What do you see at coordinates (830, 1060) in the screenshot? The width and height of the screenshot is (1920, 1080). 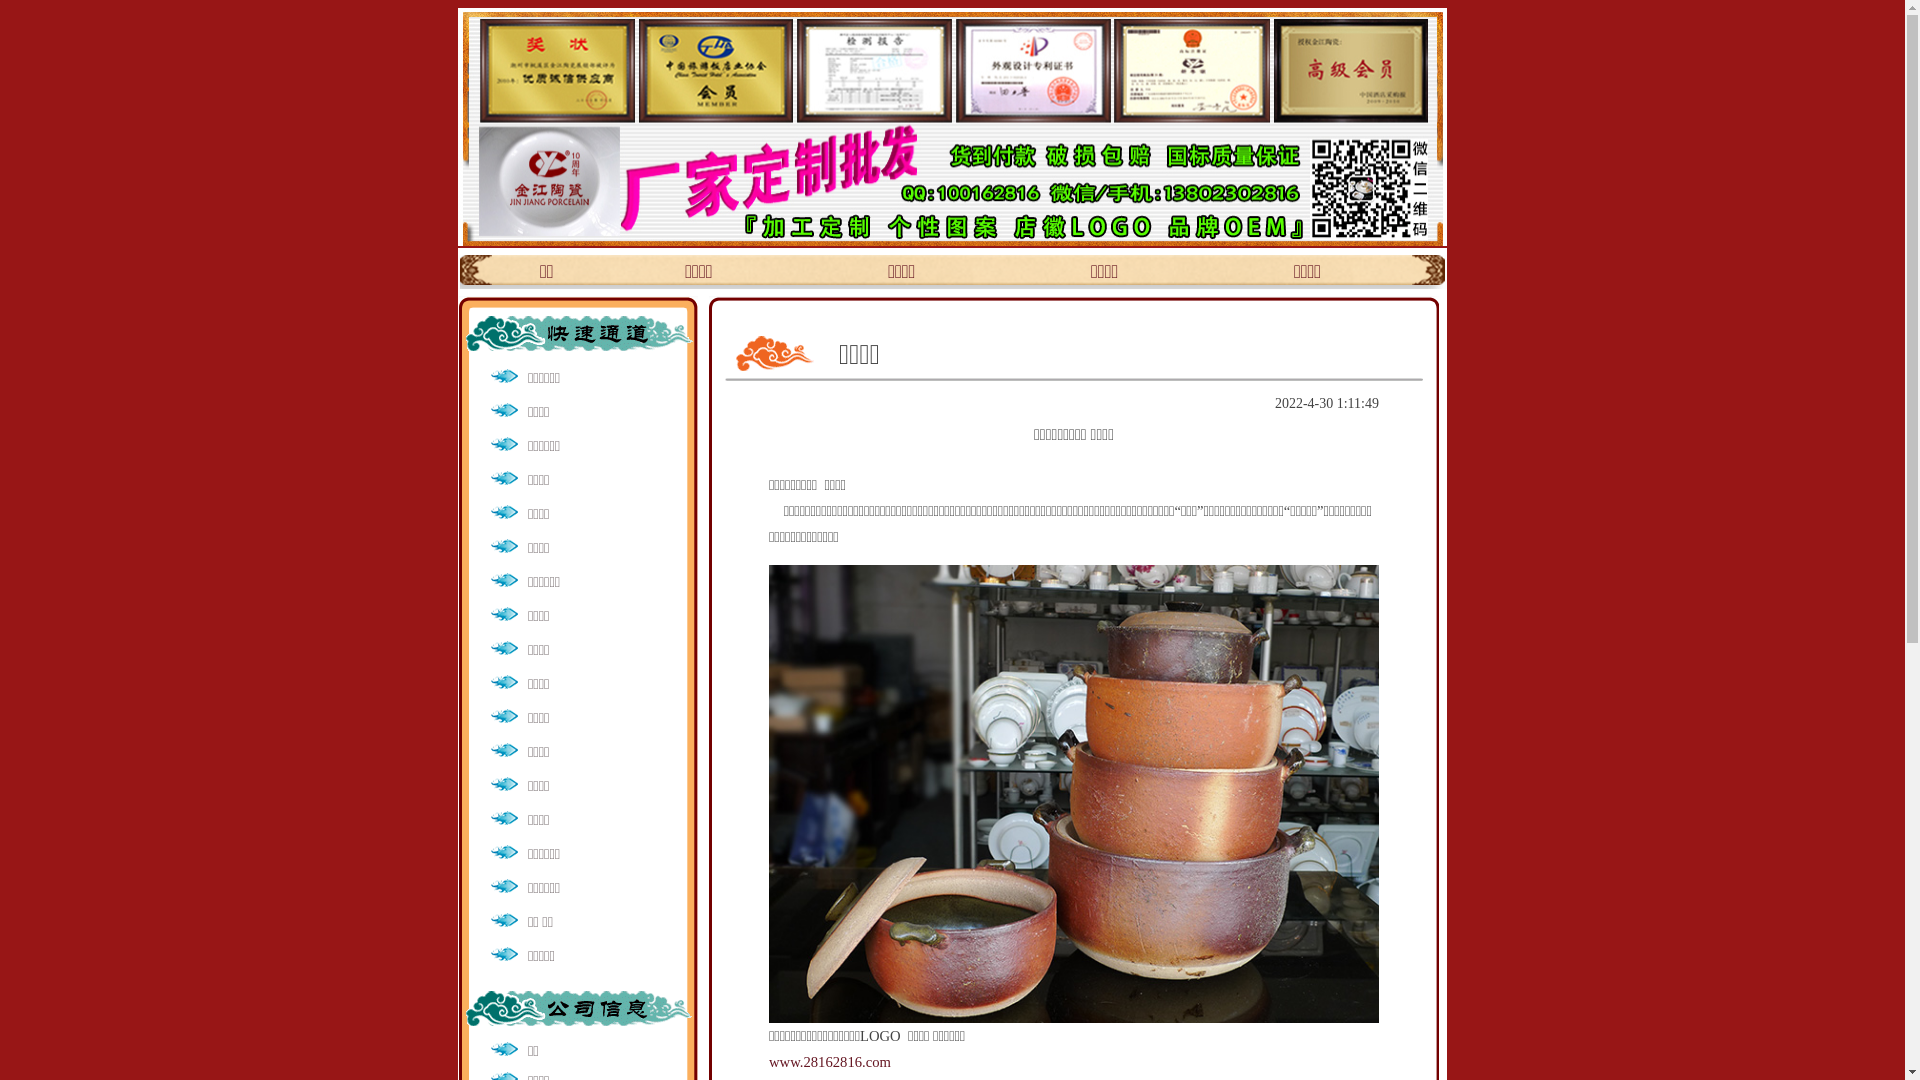 I see `'www.28162816.com'` at bounding box center [830, 1060].